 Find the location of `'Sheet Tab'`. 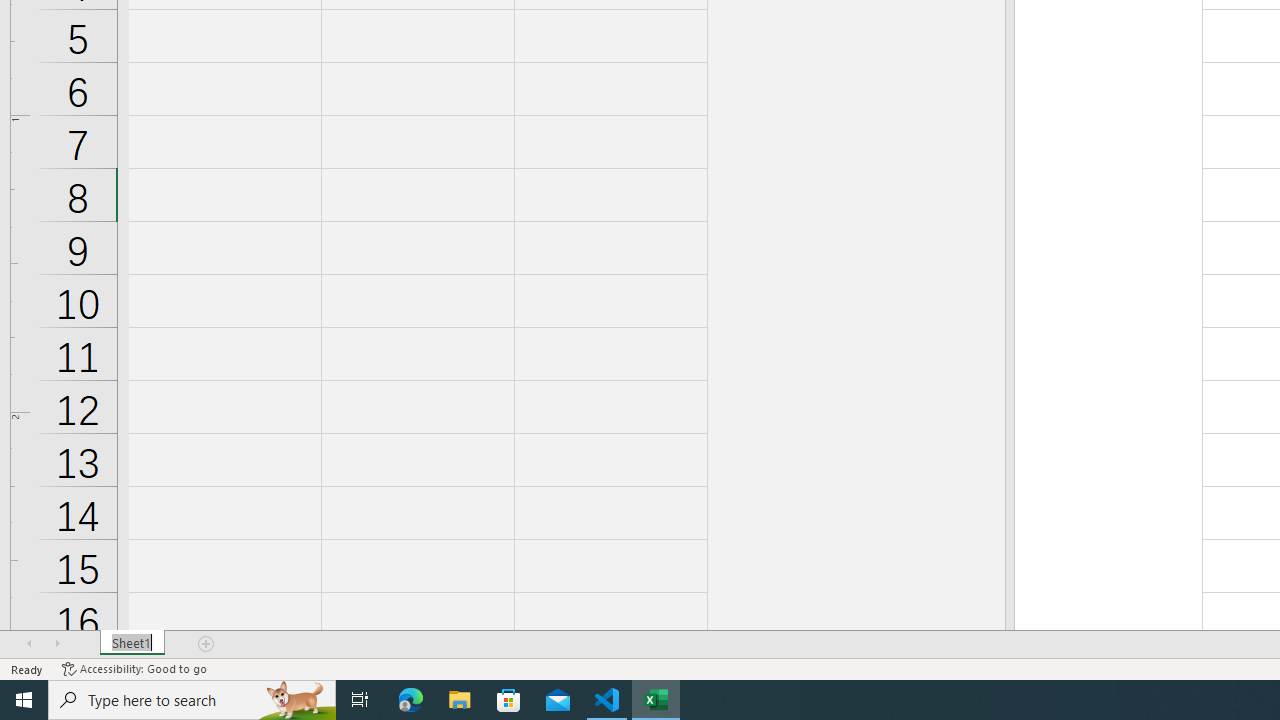

'Sheet Tab' is located at coordinates (131, 644).